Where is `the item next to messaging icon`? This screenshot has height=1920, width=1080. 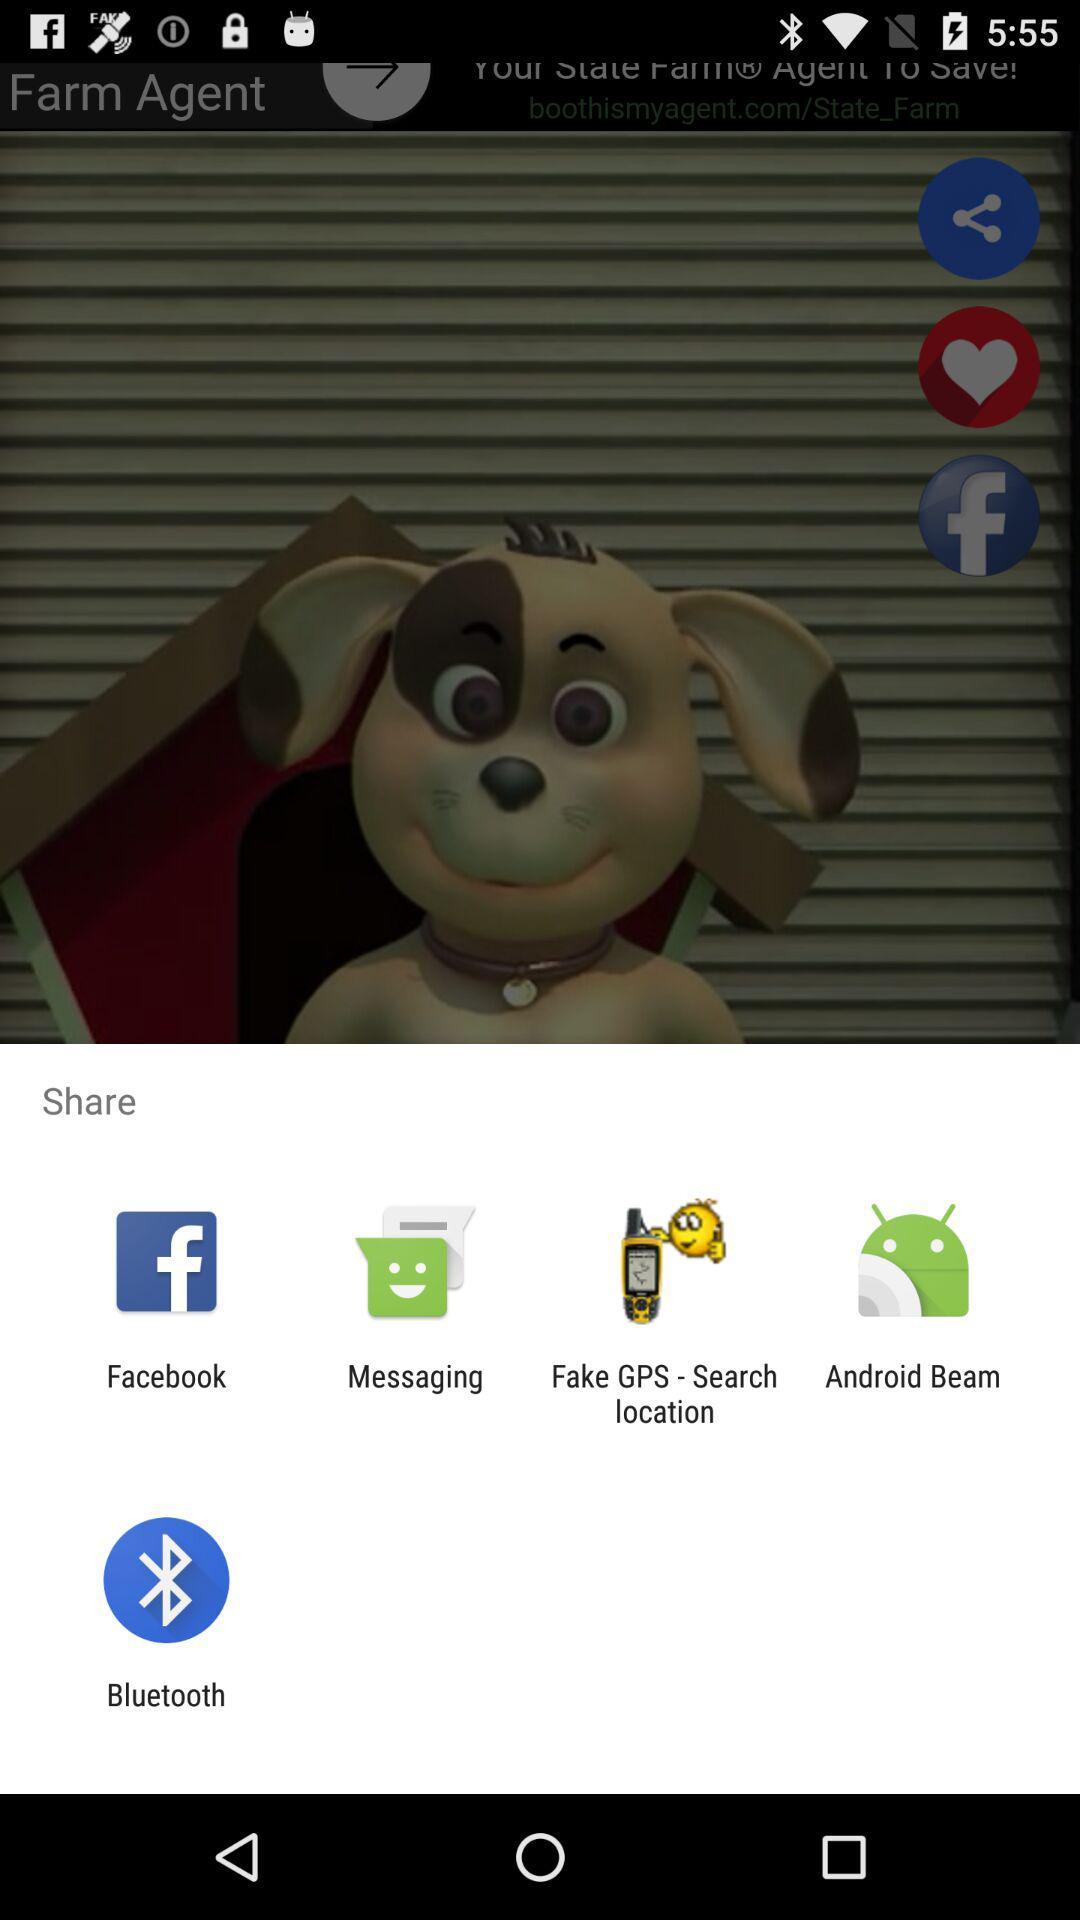
the item next to messaging icon is located at coordinates (664, 1392).